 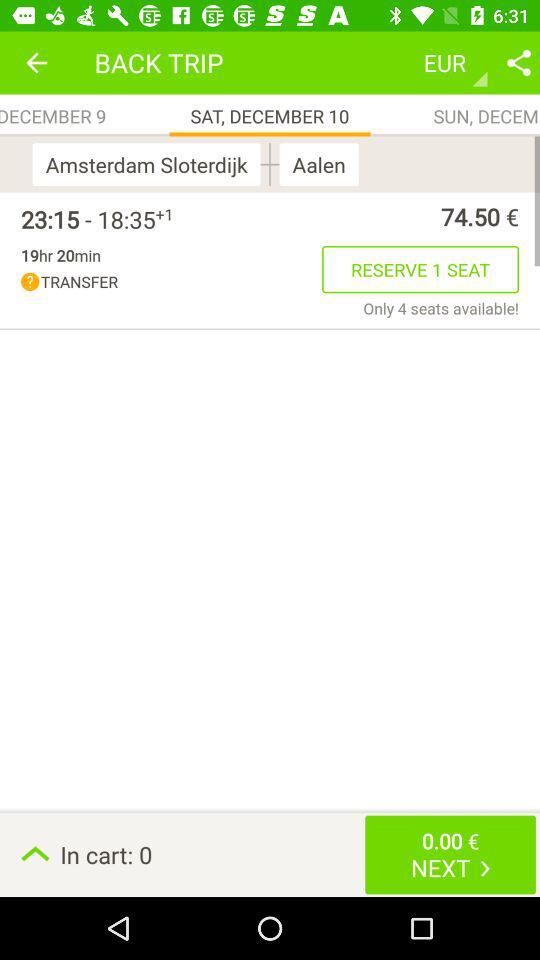 I want to click on item next to reserve 1 seat, so click(x=171, y=281).